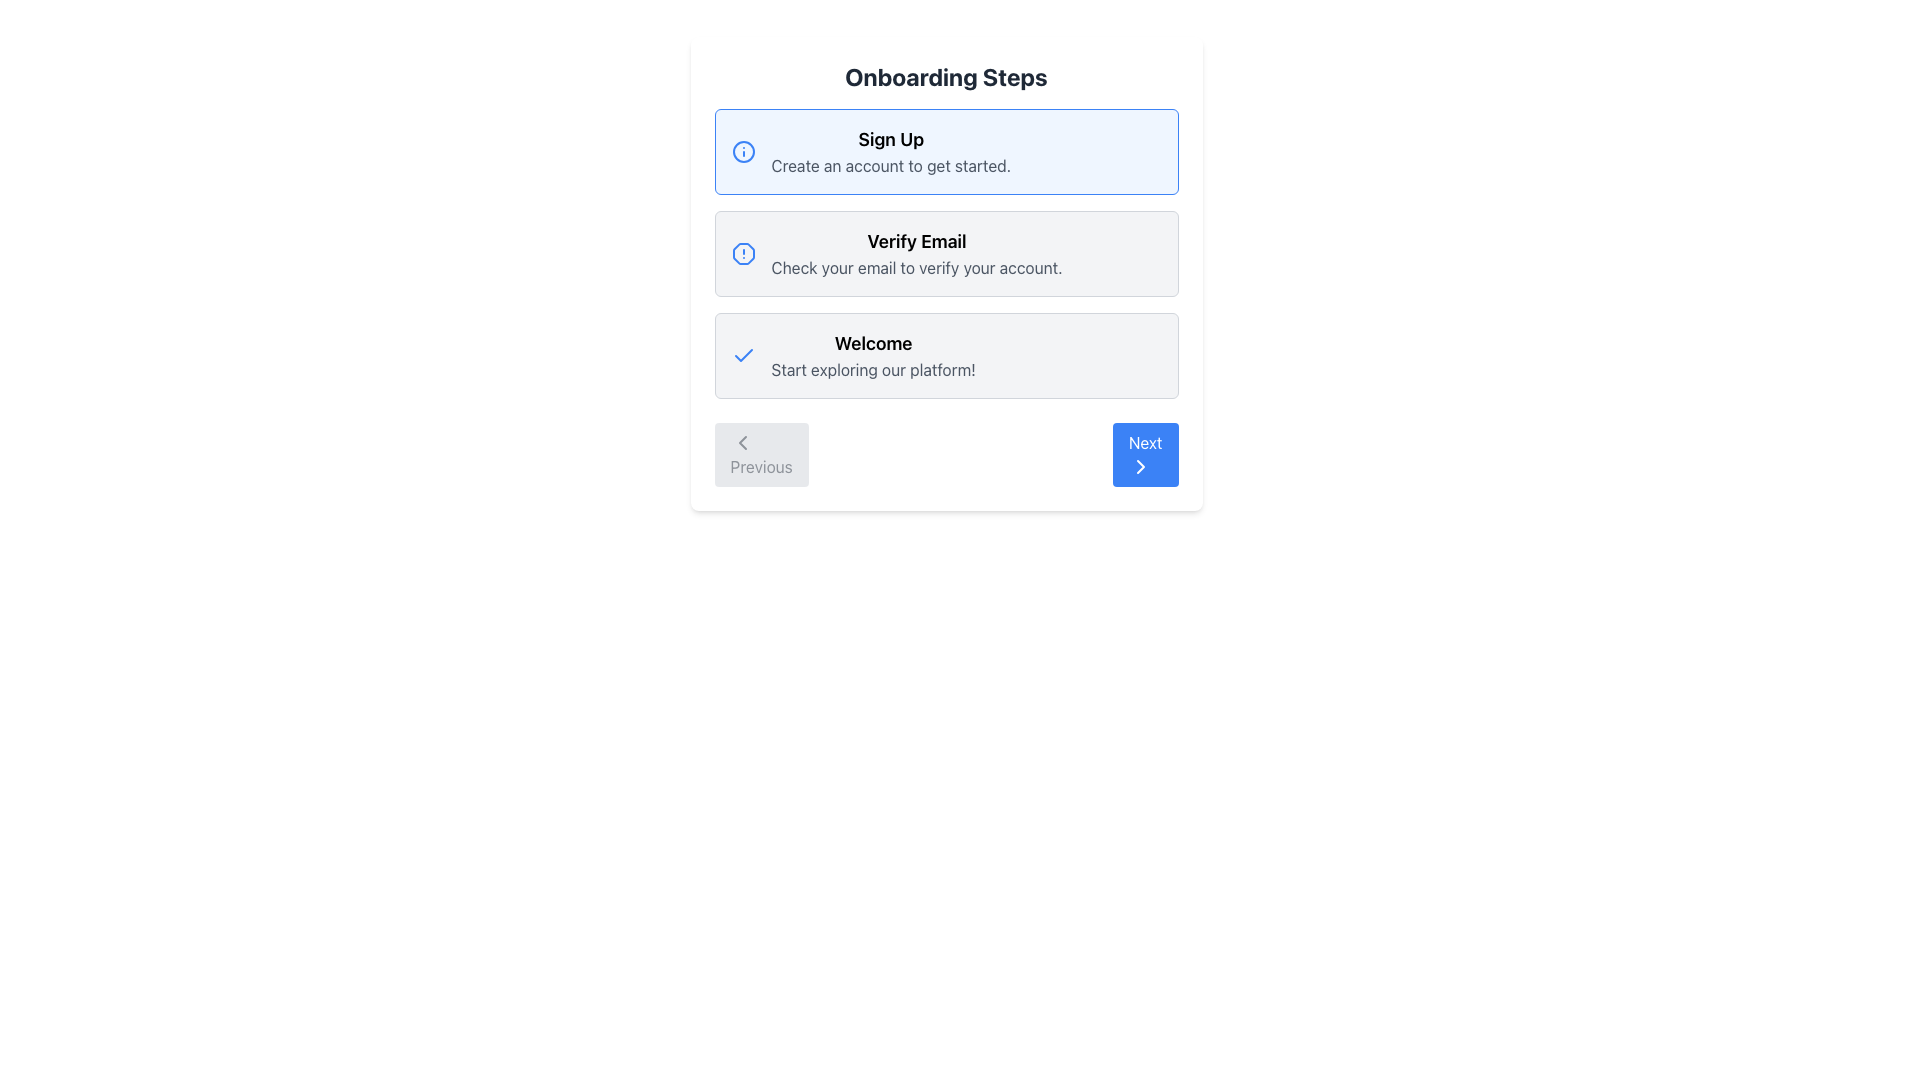  I want to click on the Text Description Block that conveys information about signing up and creating an account, which is positioned at the top of the onboarding steps list, so click(890, 150).